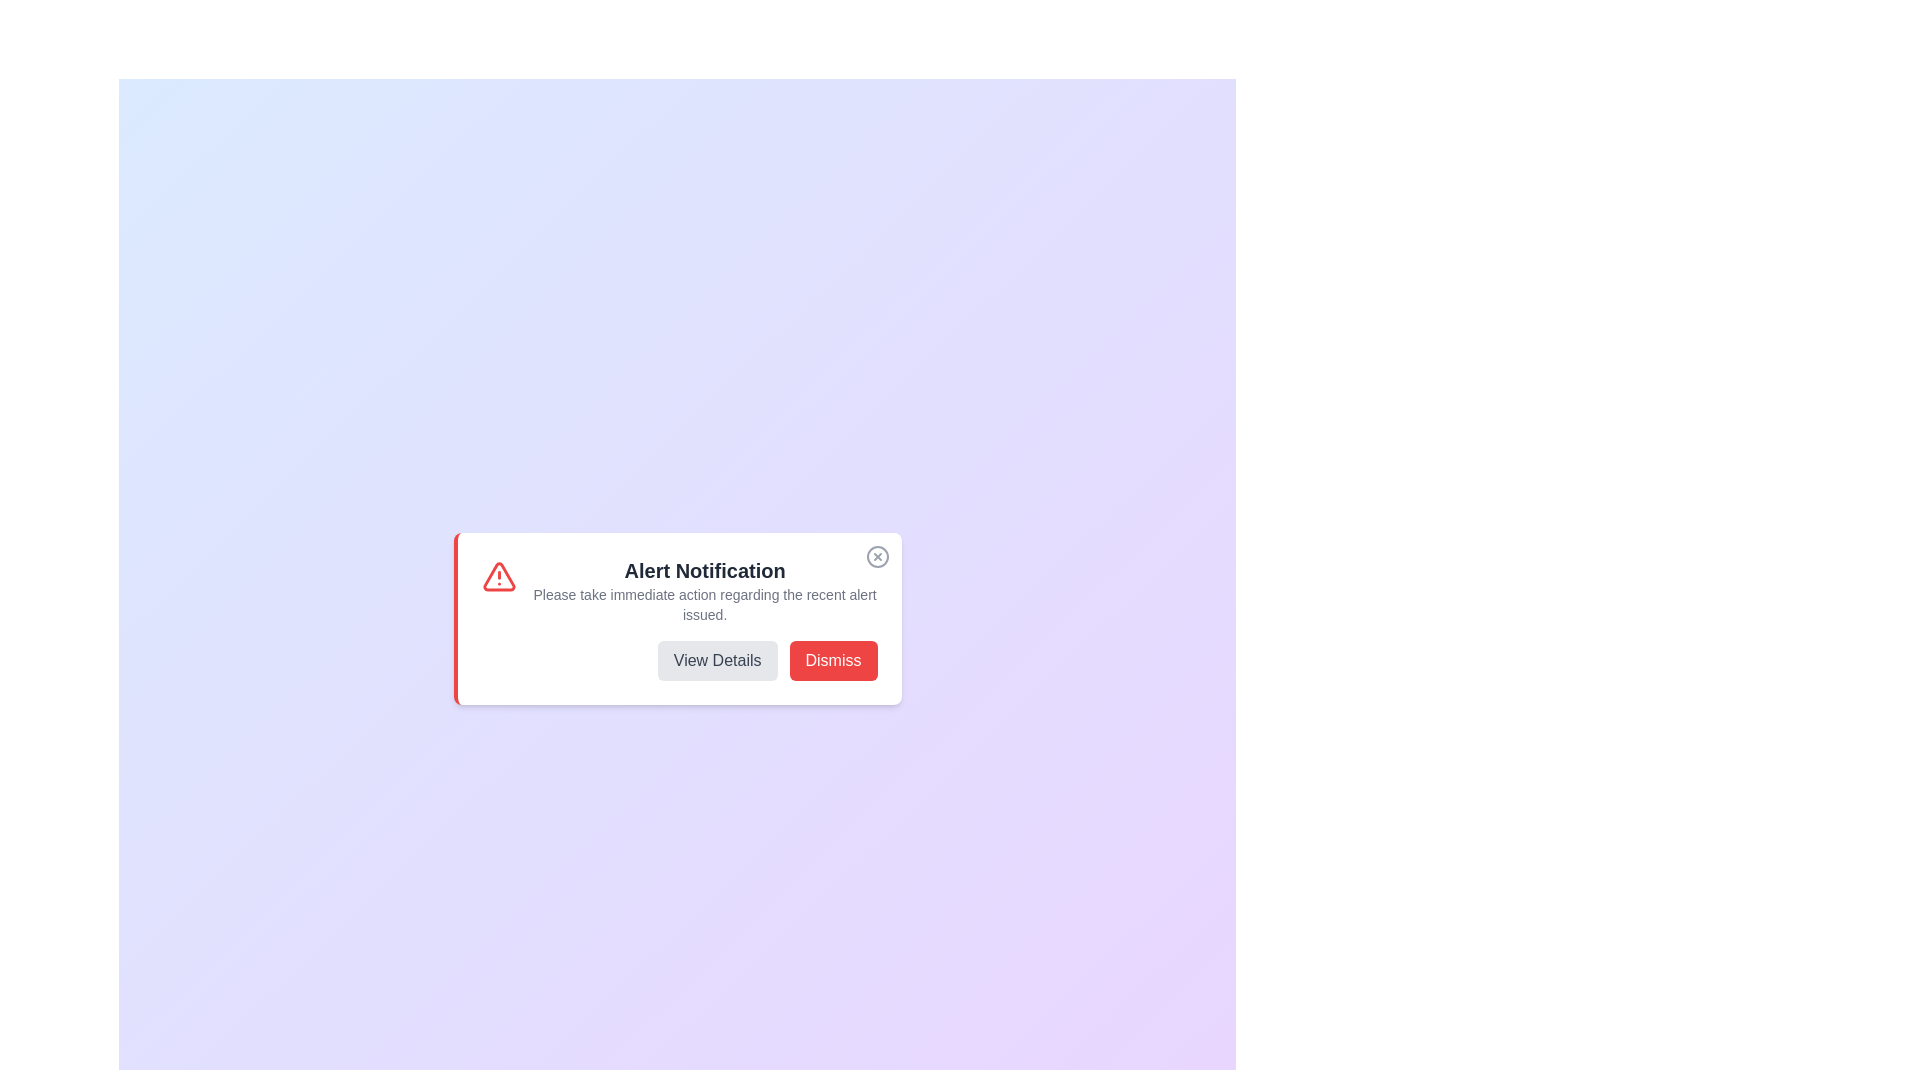  What do you see at coordinates (499, 577) in the screenshot?
I see `the alert icon to inspect its details` at bounding box center [499, 577].